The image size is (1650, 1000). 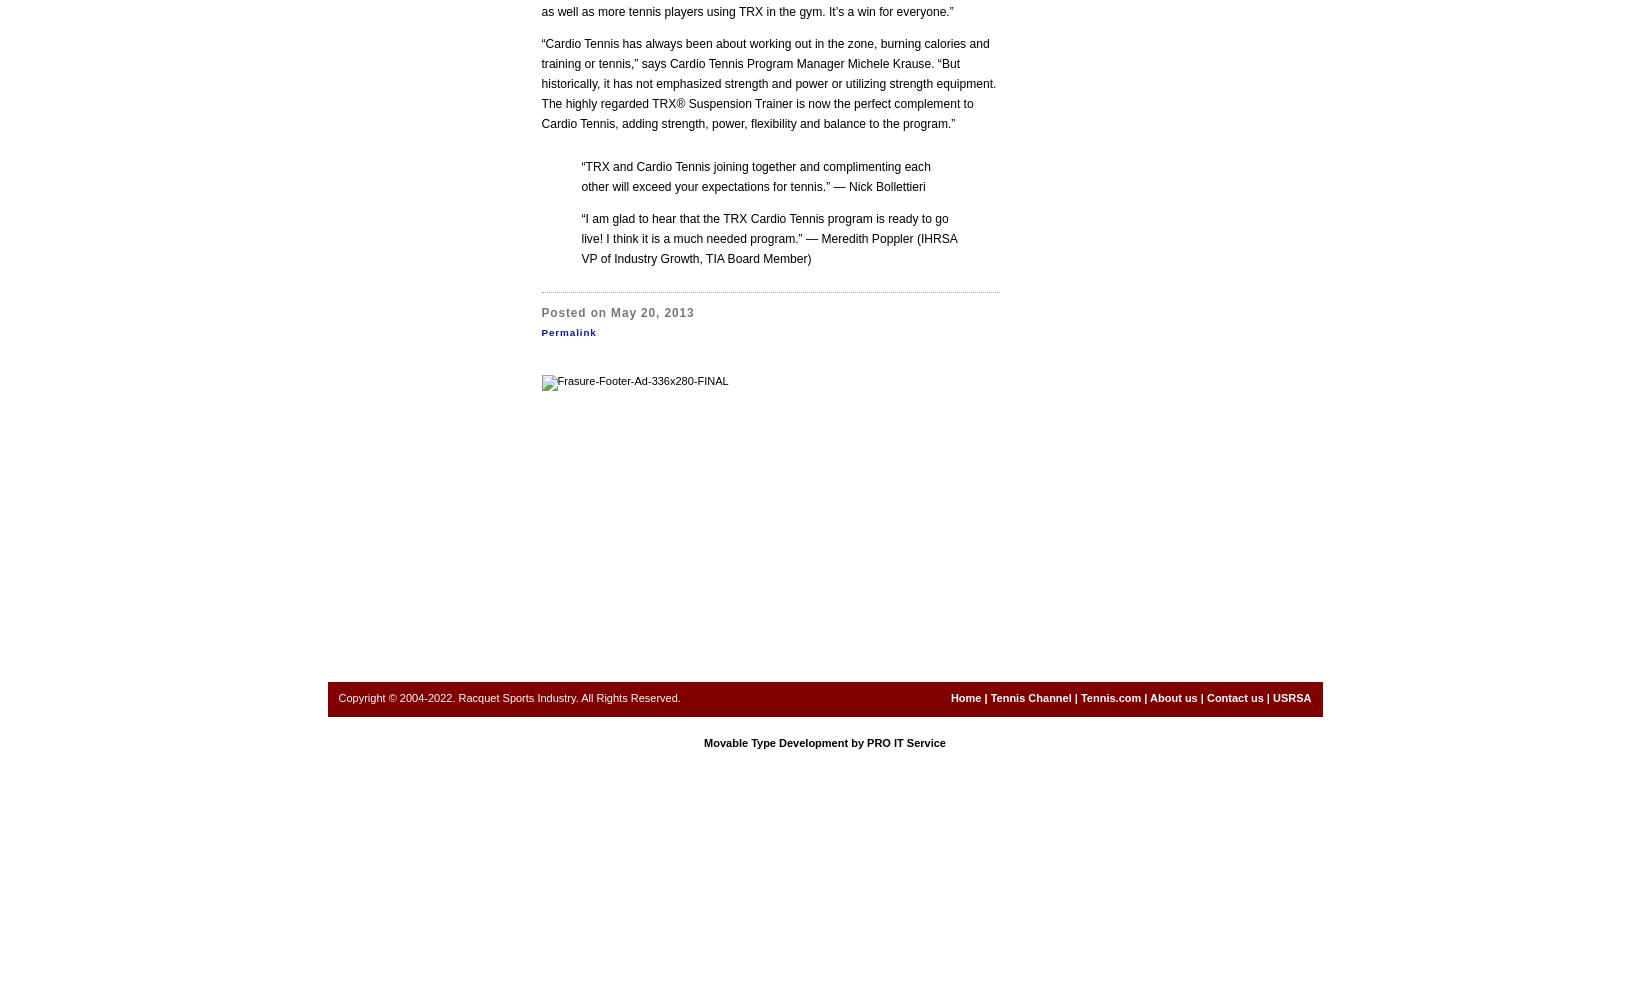 What do you see at coordinates (1173, 697) in the screenshot?
I see `'About us'` at bounding box center [1173, 697].